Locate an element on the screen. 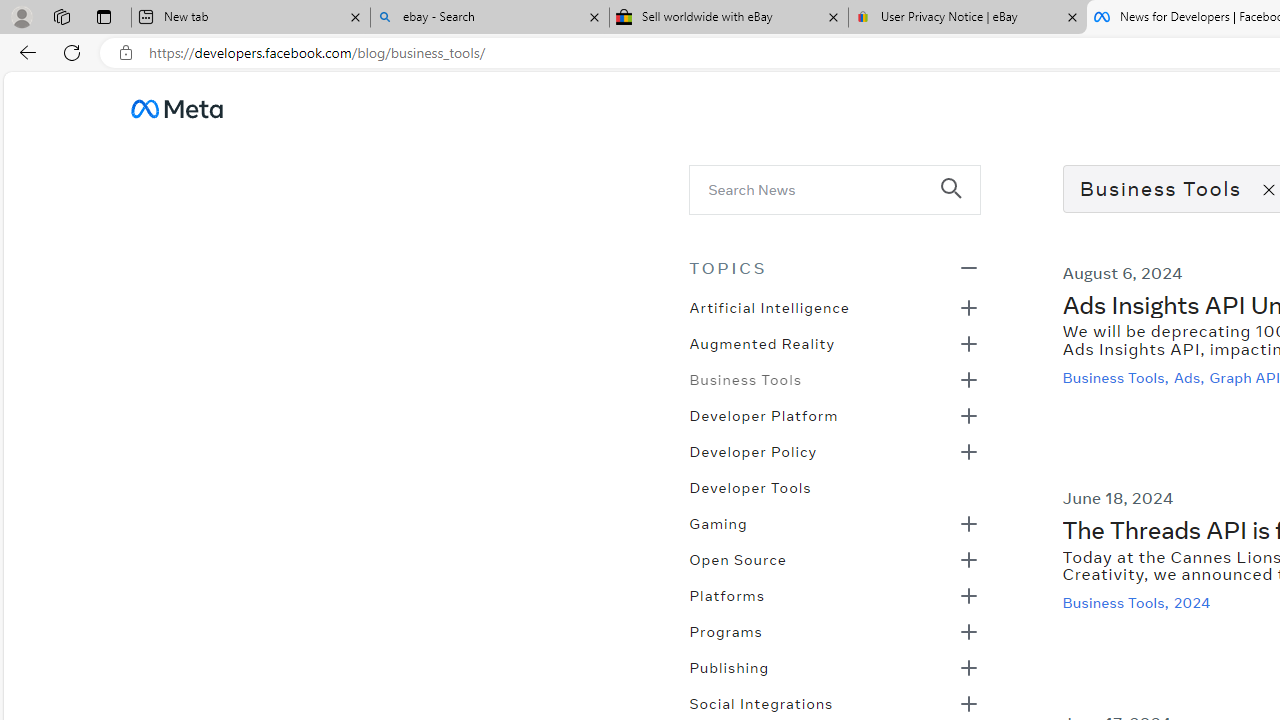 This screenshot has width=1280, height=720. 'Social Integrations' is located at coordinates (760, 701).